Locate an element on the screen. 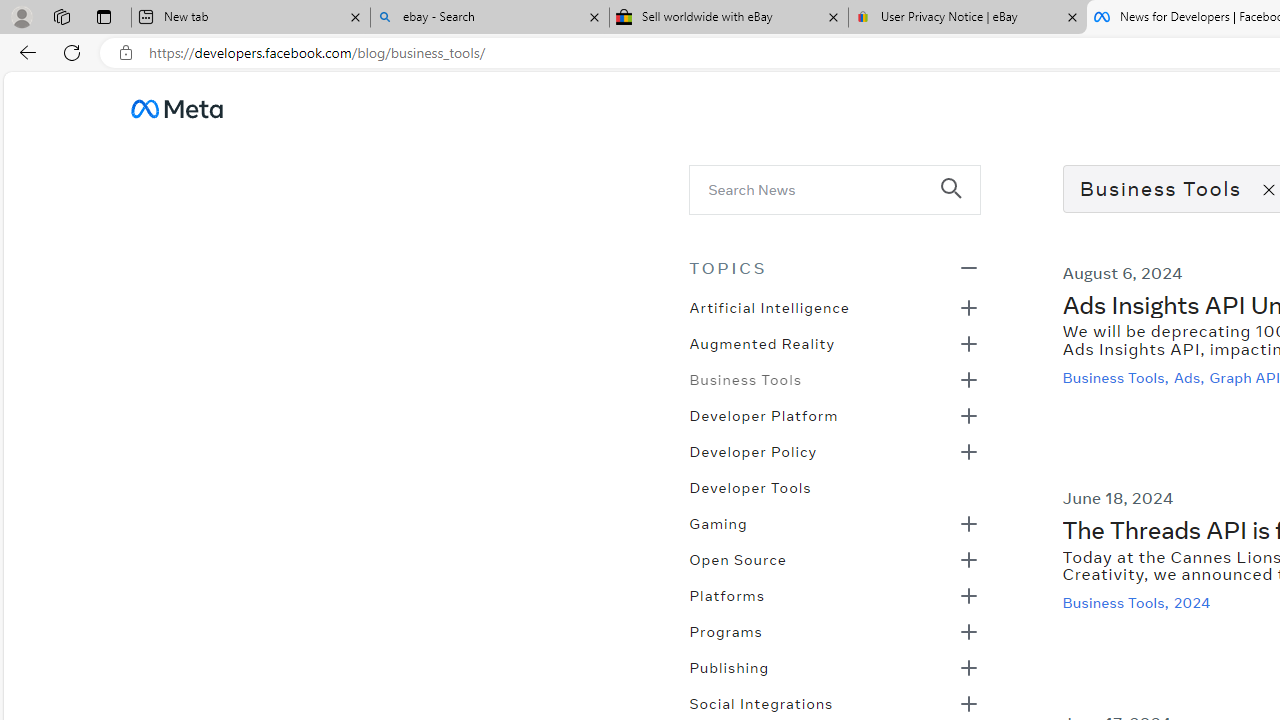 This screenshot has width=1280, height=720. 'Social Integrations' is located at coordinates (760, 701).